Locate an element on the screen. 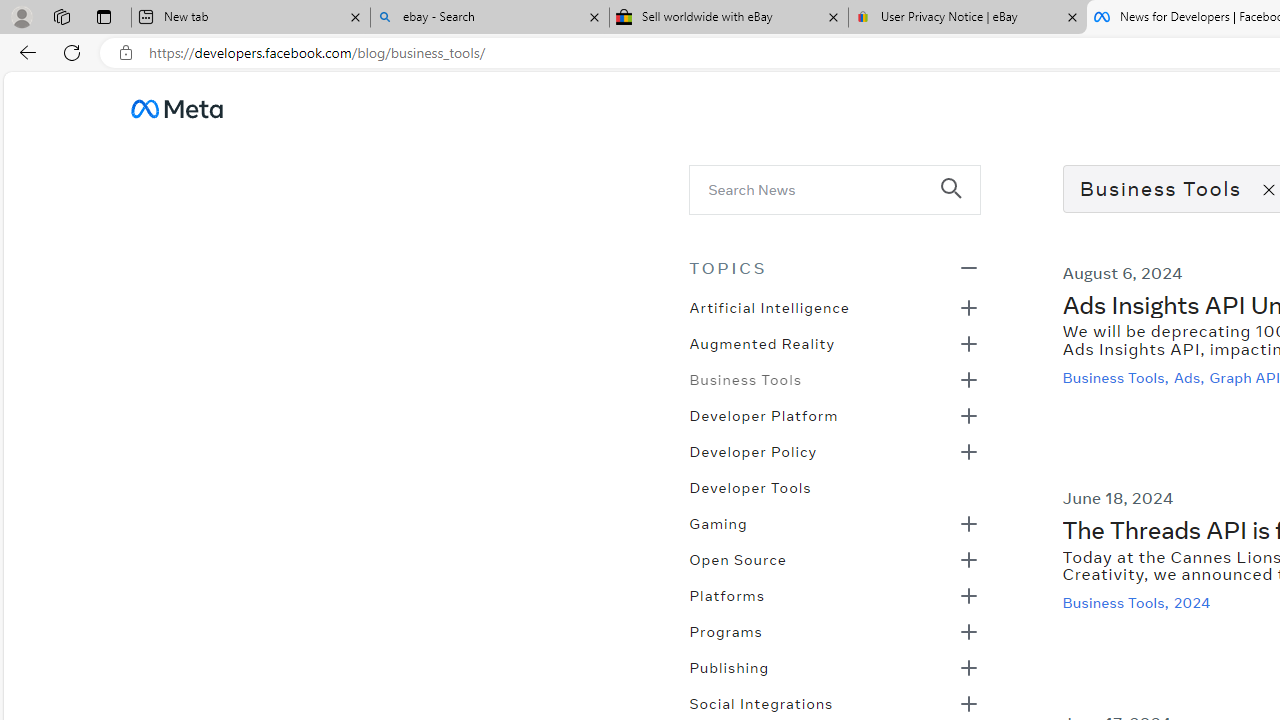 This screenshot has width=1280, height=720. 'Social Integrations' is located at coordinates (760, 701).